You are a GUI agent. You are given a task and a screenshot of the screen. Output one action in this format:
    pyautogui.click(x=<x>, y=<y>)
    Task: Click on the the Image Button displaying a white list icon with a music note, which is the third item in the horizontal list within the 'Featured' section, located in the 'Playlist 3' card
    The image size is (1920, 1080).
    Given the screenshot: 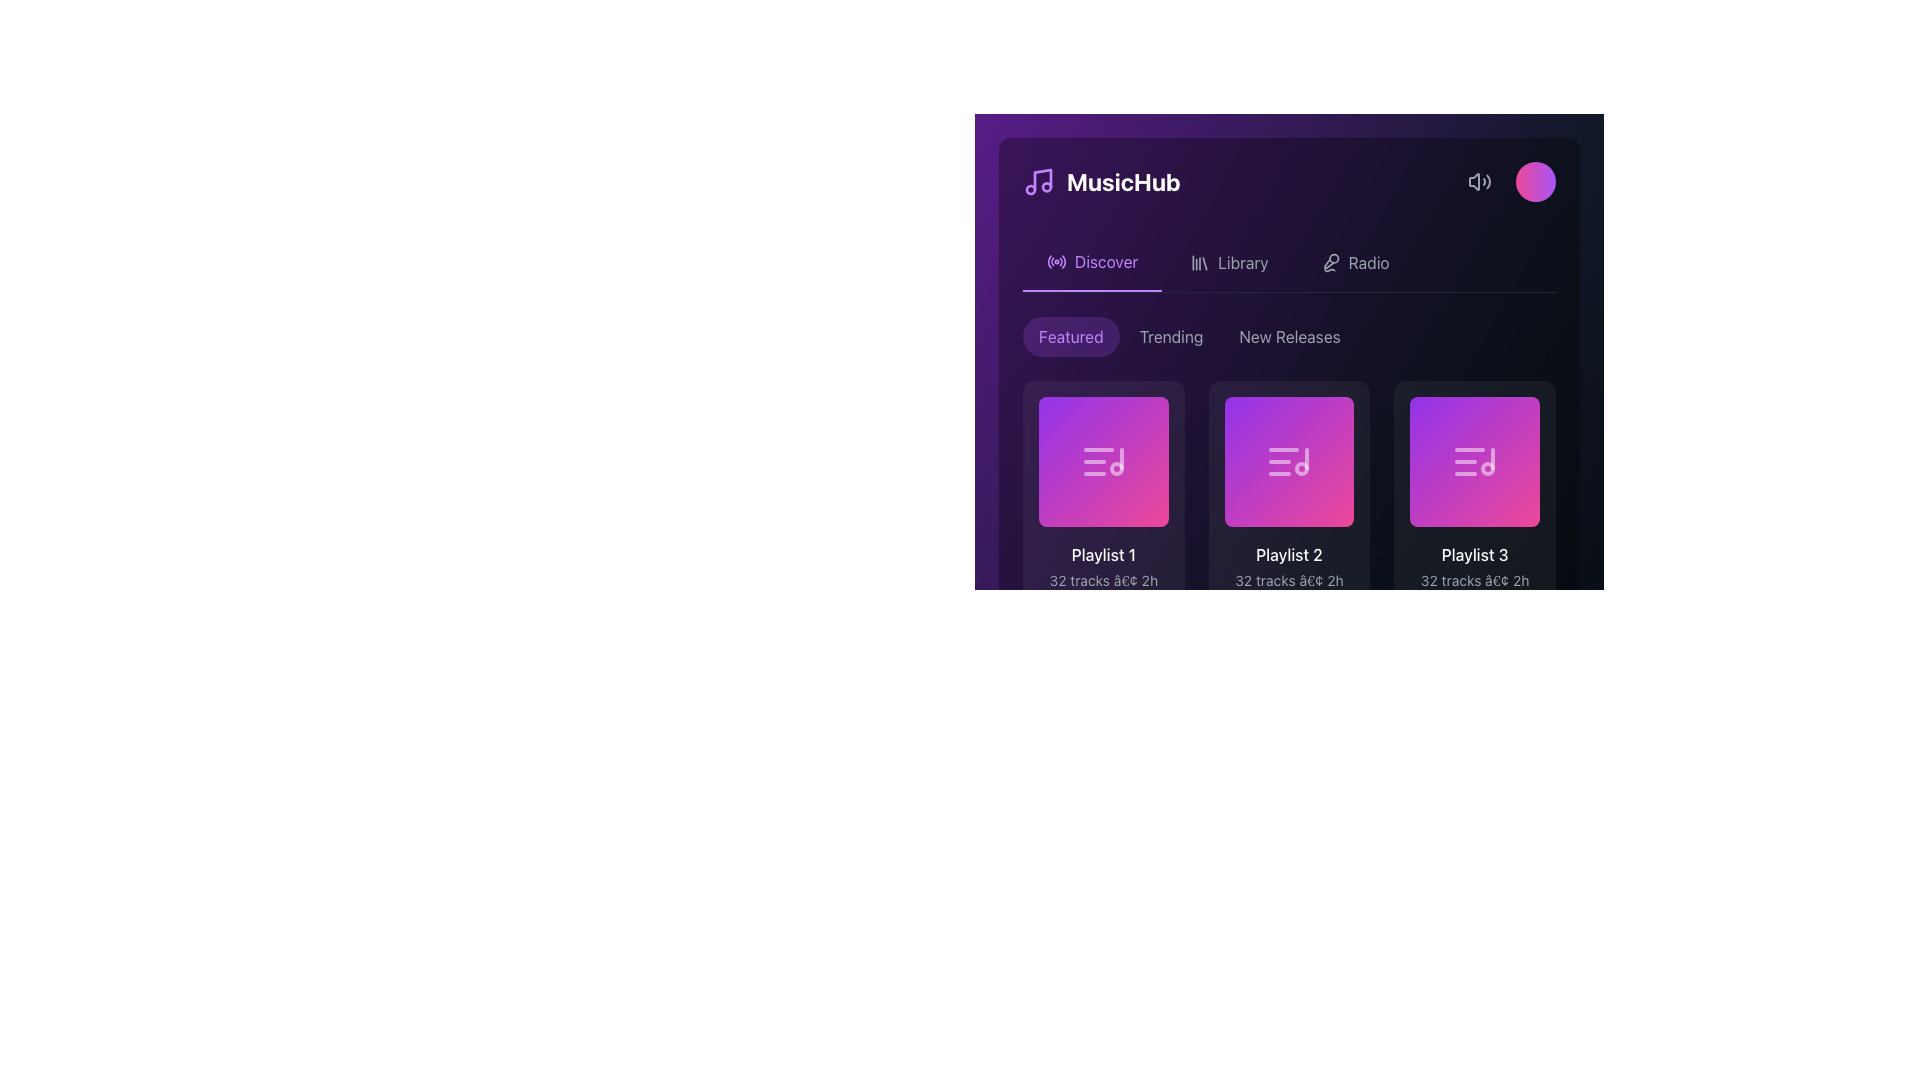 What is the action you would take?
    pyautogui.click(x=1475, y=461)
    